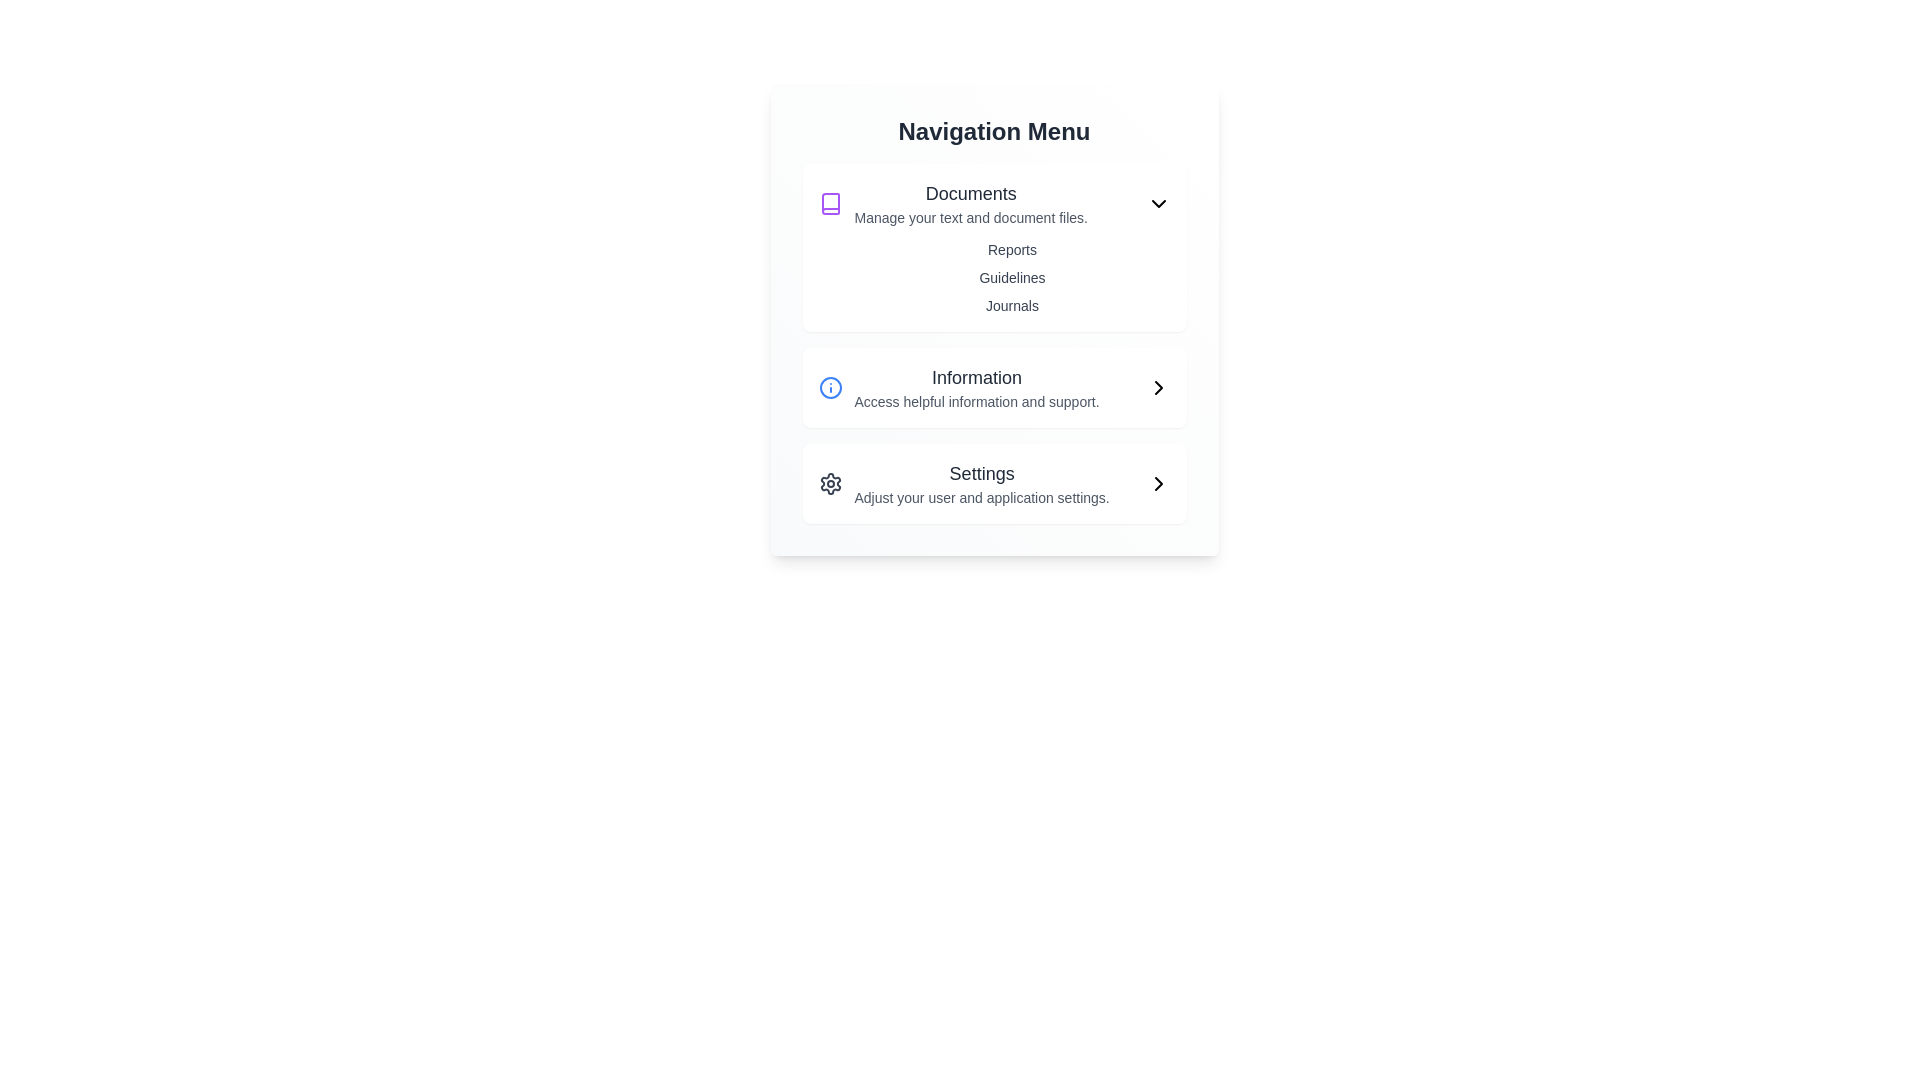  Describe the element at coordinates (994, 204) in the screenshot. I see `the 'Documents' button located at the top of the card, which is the first interactive element` at that location.